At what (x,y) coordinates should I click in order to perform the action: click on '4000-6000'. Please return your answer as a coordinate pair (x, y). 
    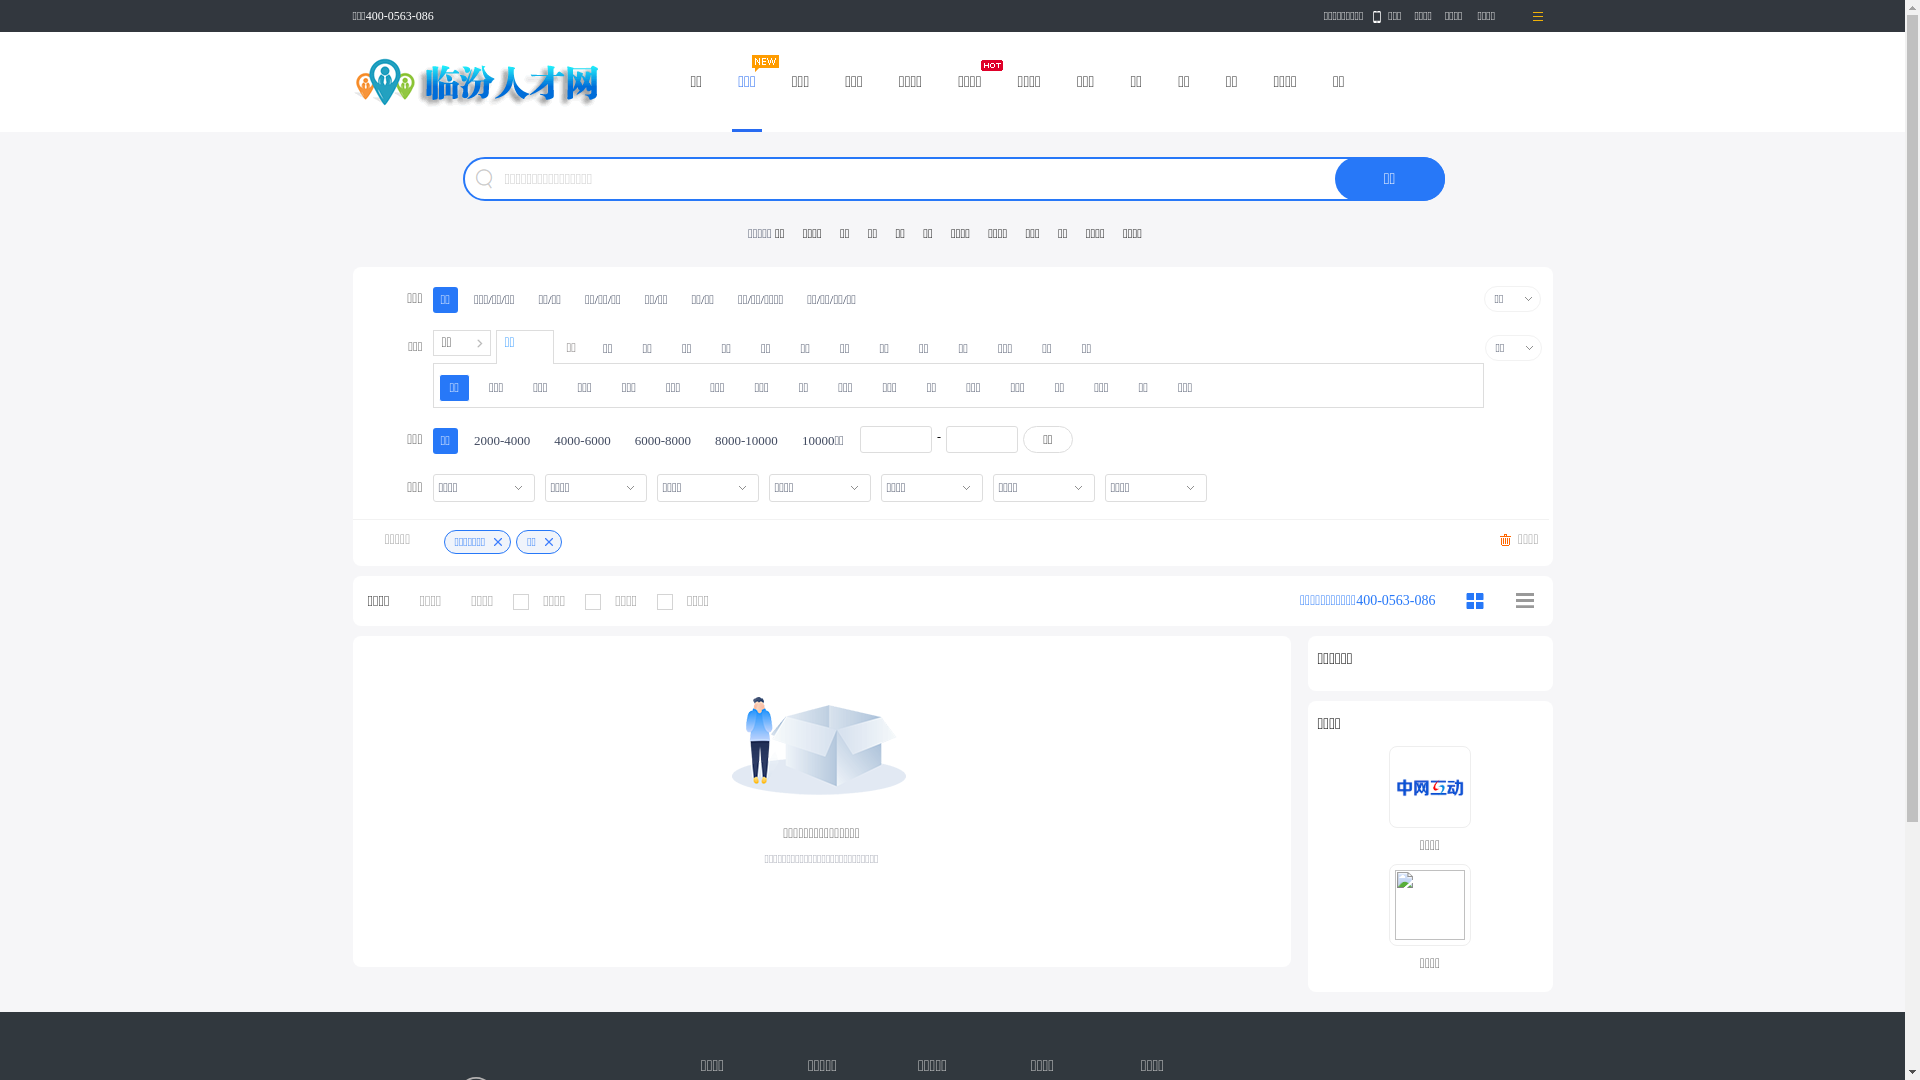
    Looking at the image, I should click on (580, 439).